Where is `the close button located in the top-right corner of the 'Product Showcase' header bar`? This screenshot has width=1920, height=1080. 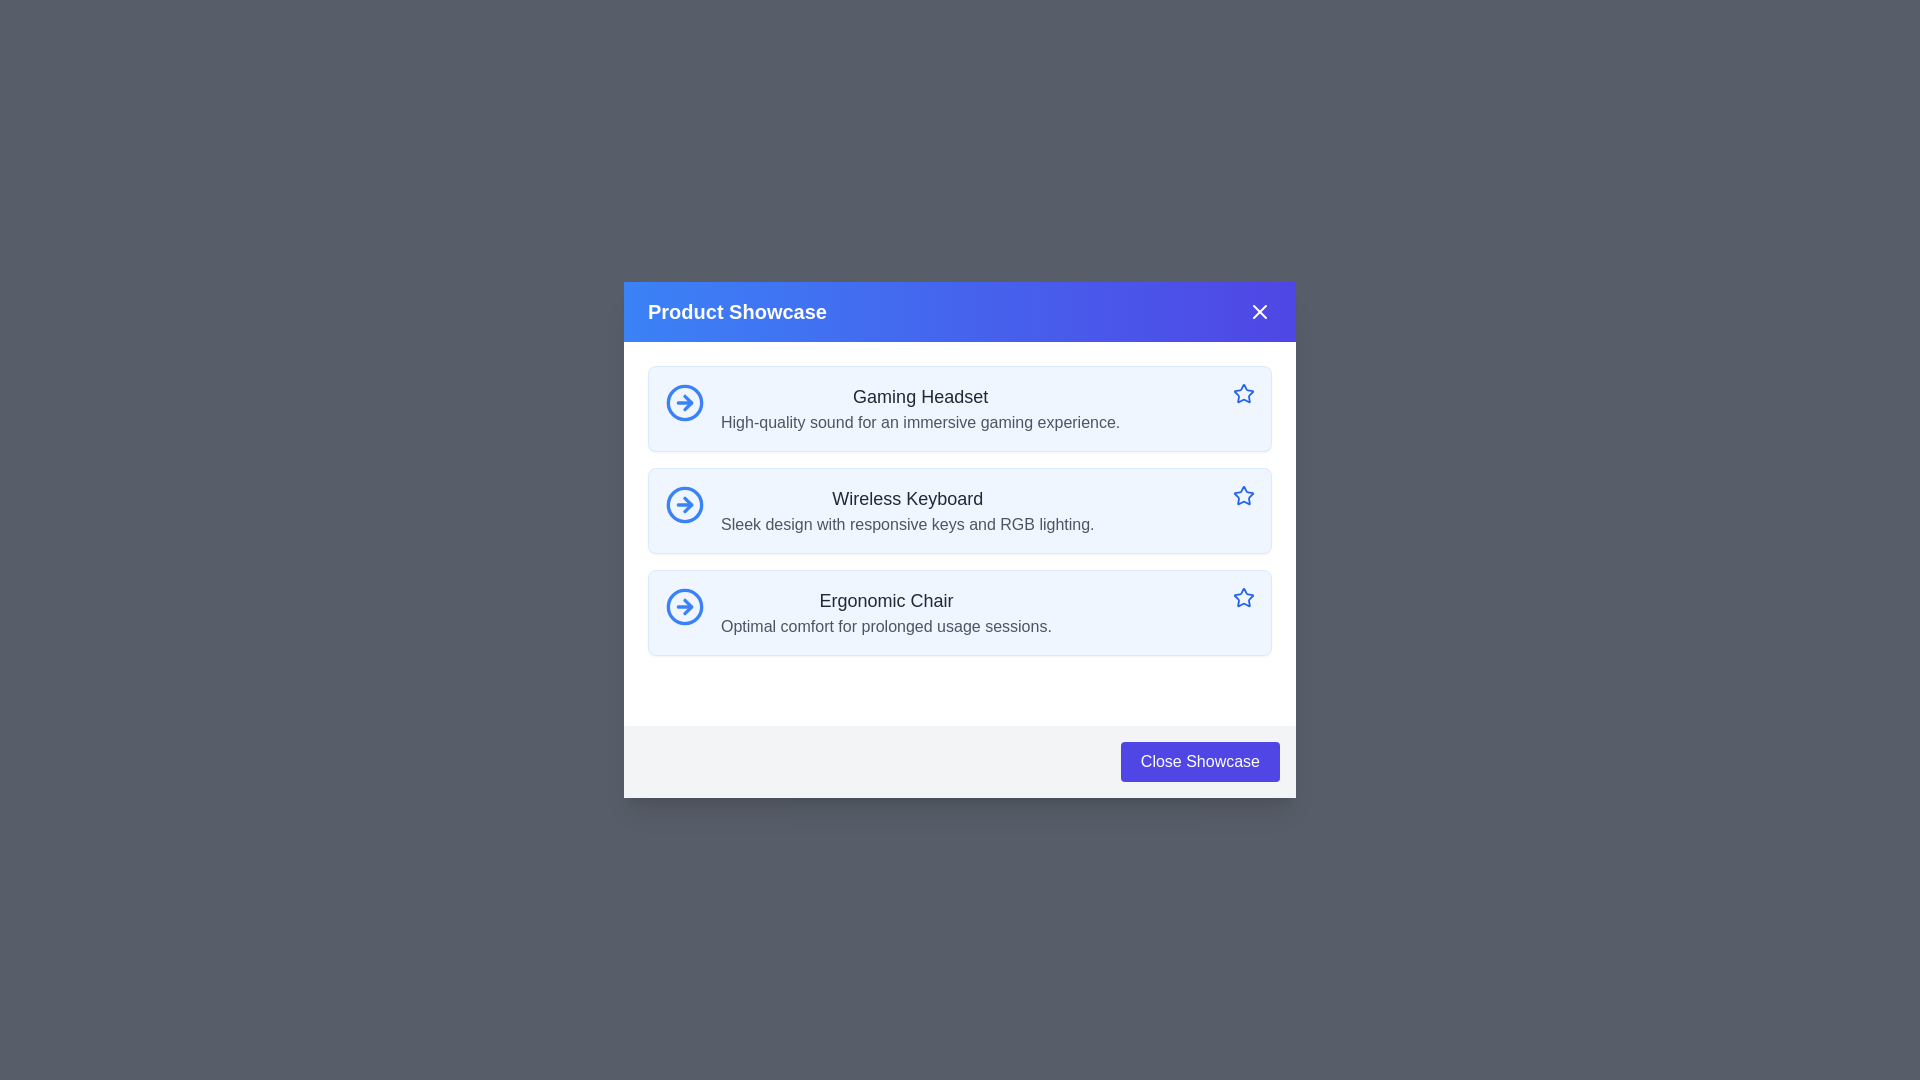 the close button located in the top-right corner of the 'Product Showcase' header bar is located at coordinates (1258, 312).